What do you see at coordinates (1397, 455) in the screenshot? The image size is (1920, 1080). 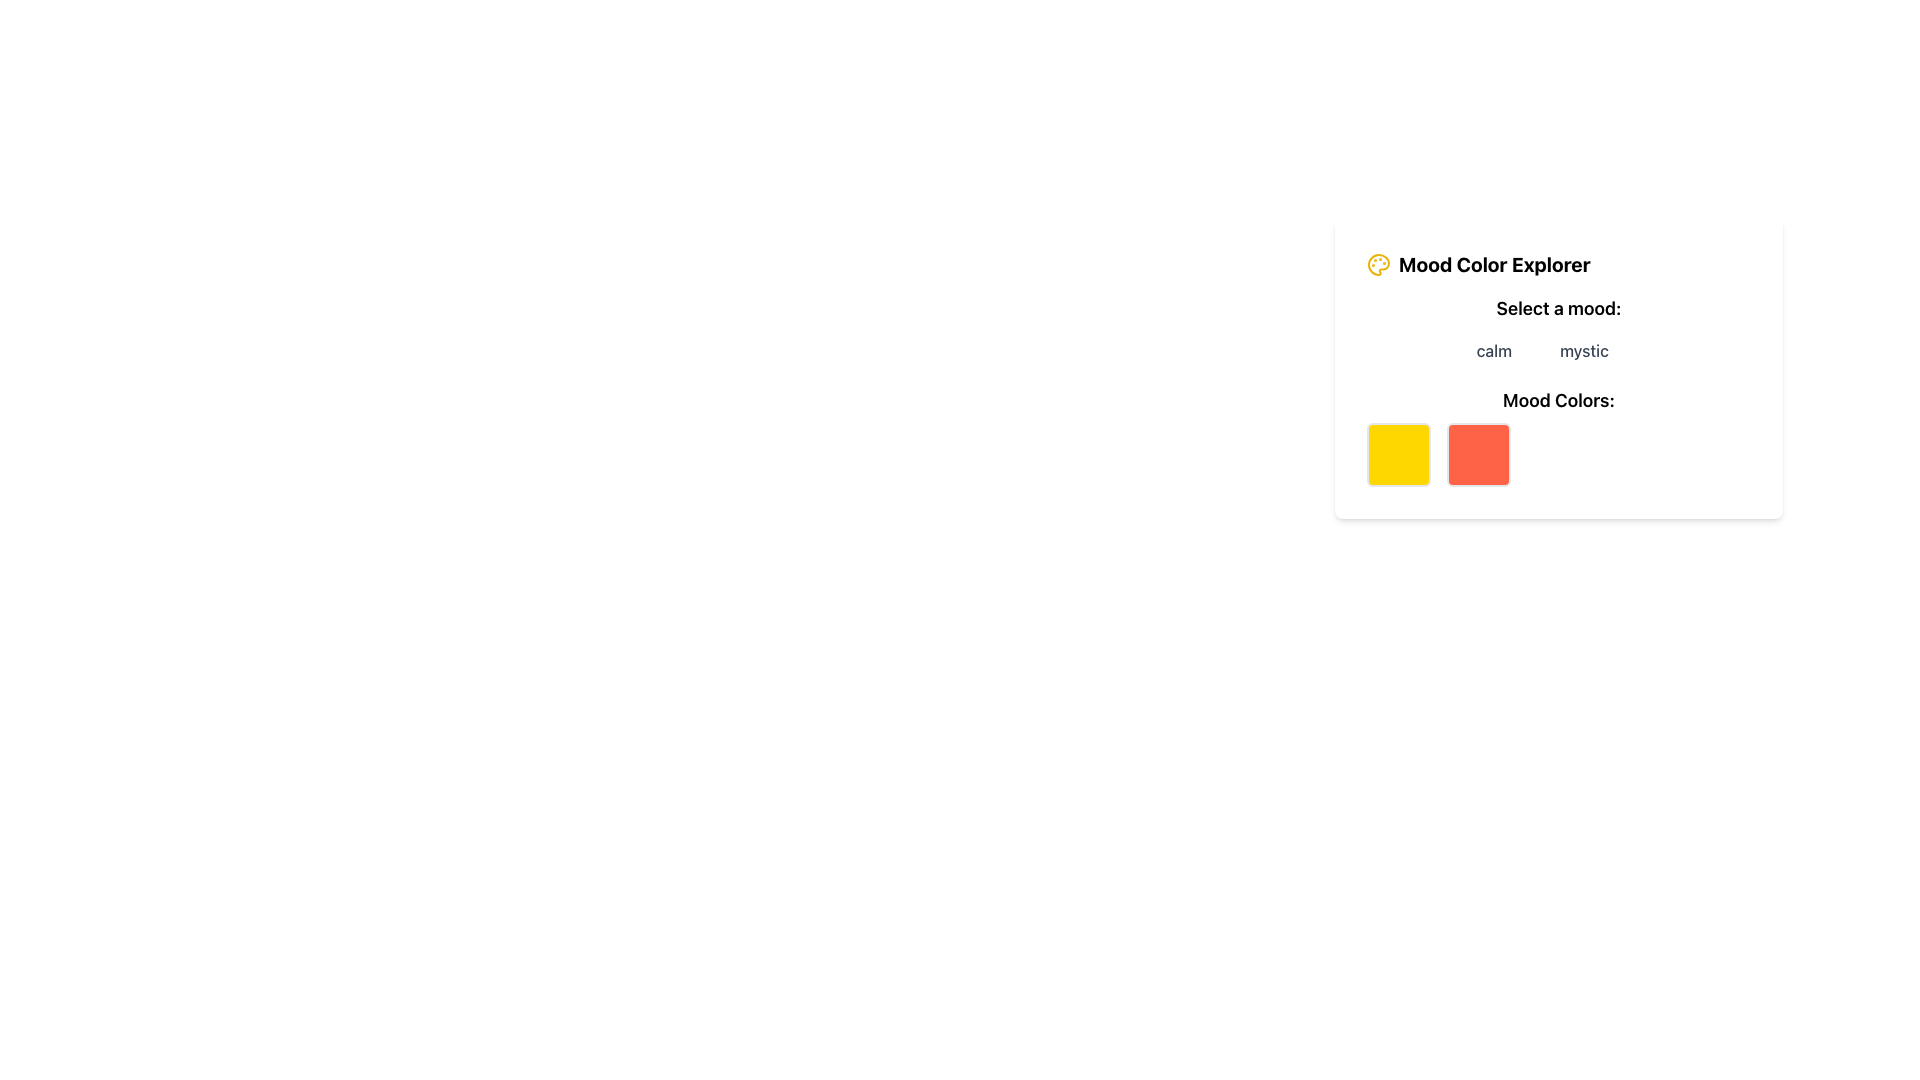 I see `the bright yellow square visual indicator with rounded corners located in the first position of the 'Mood Colors:' section` at bounding box center [1397, 455].